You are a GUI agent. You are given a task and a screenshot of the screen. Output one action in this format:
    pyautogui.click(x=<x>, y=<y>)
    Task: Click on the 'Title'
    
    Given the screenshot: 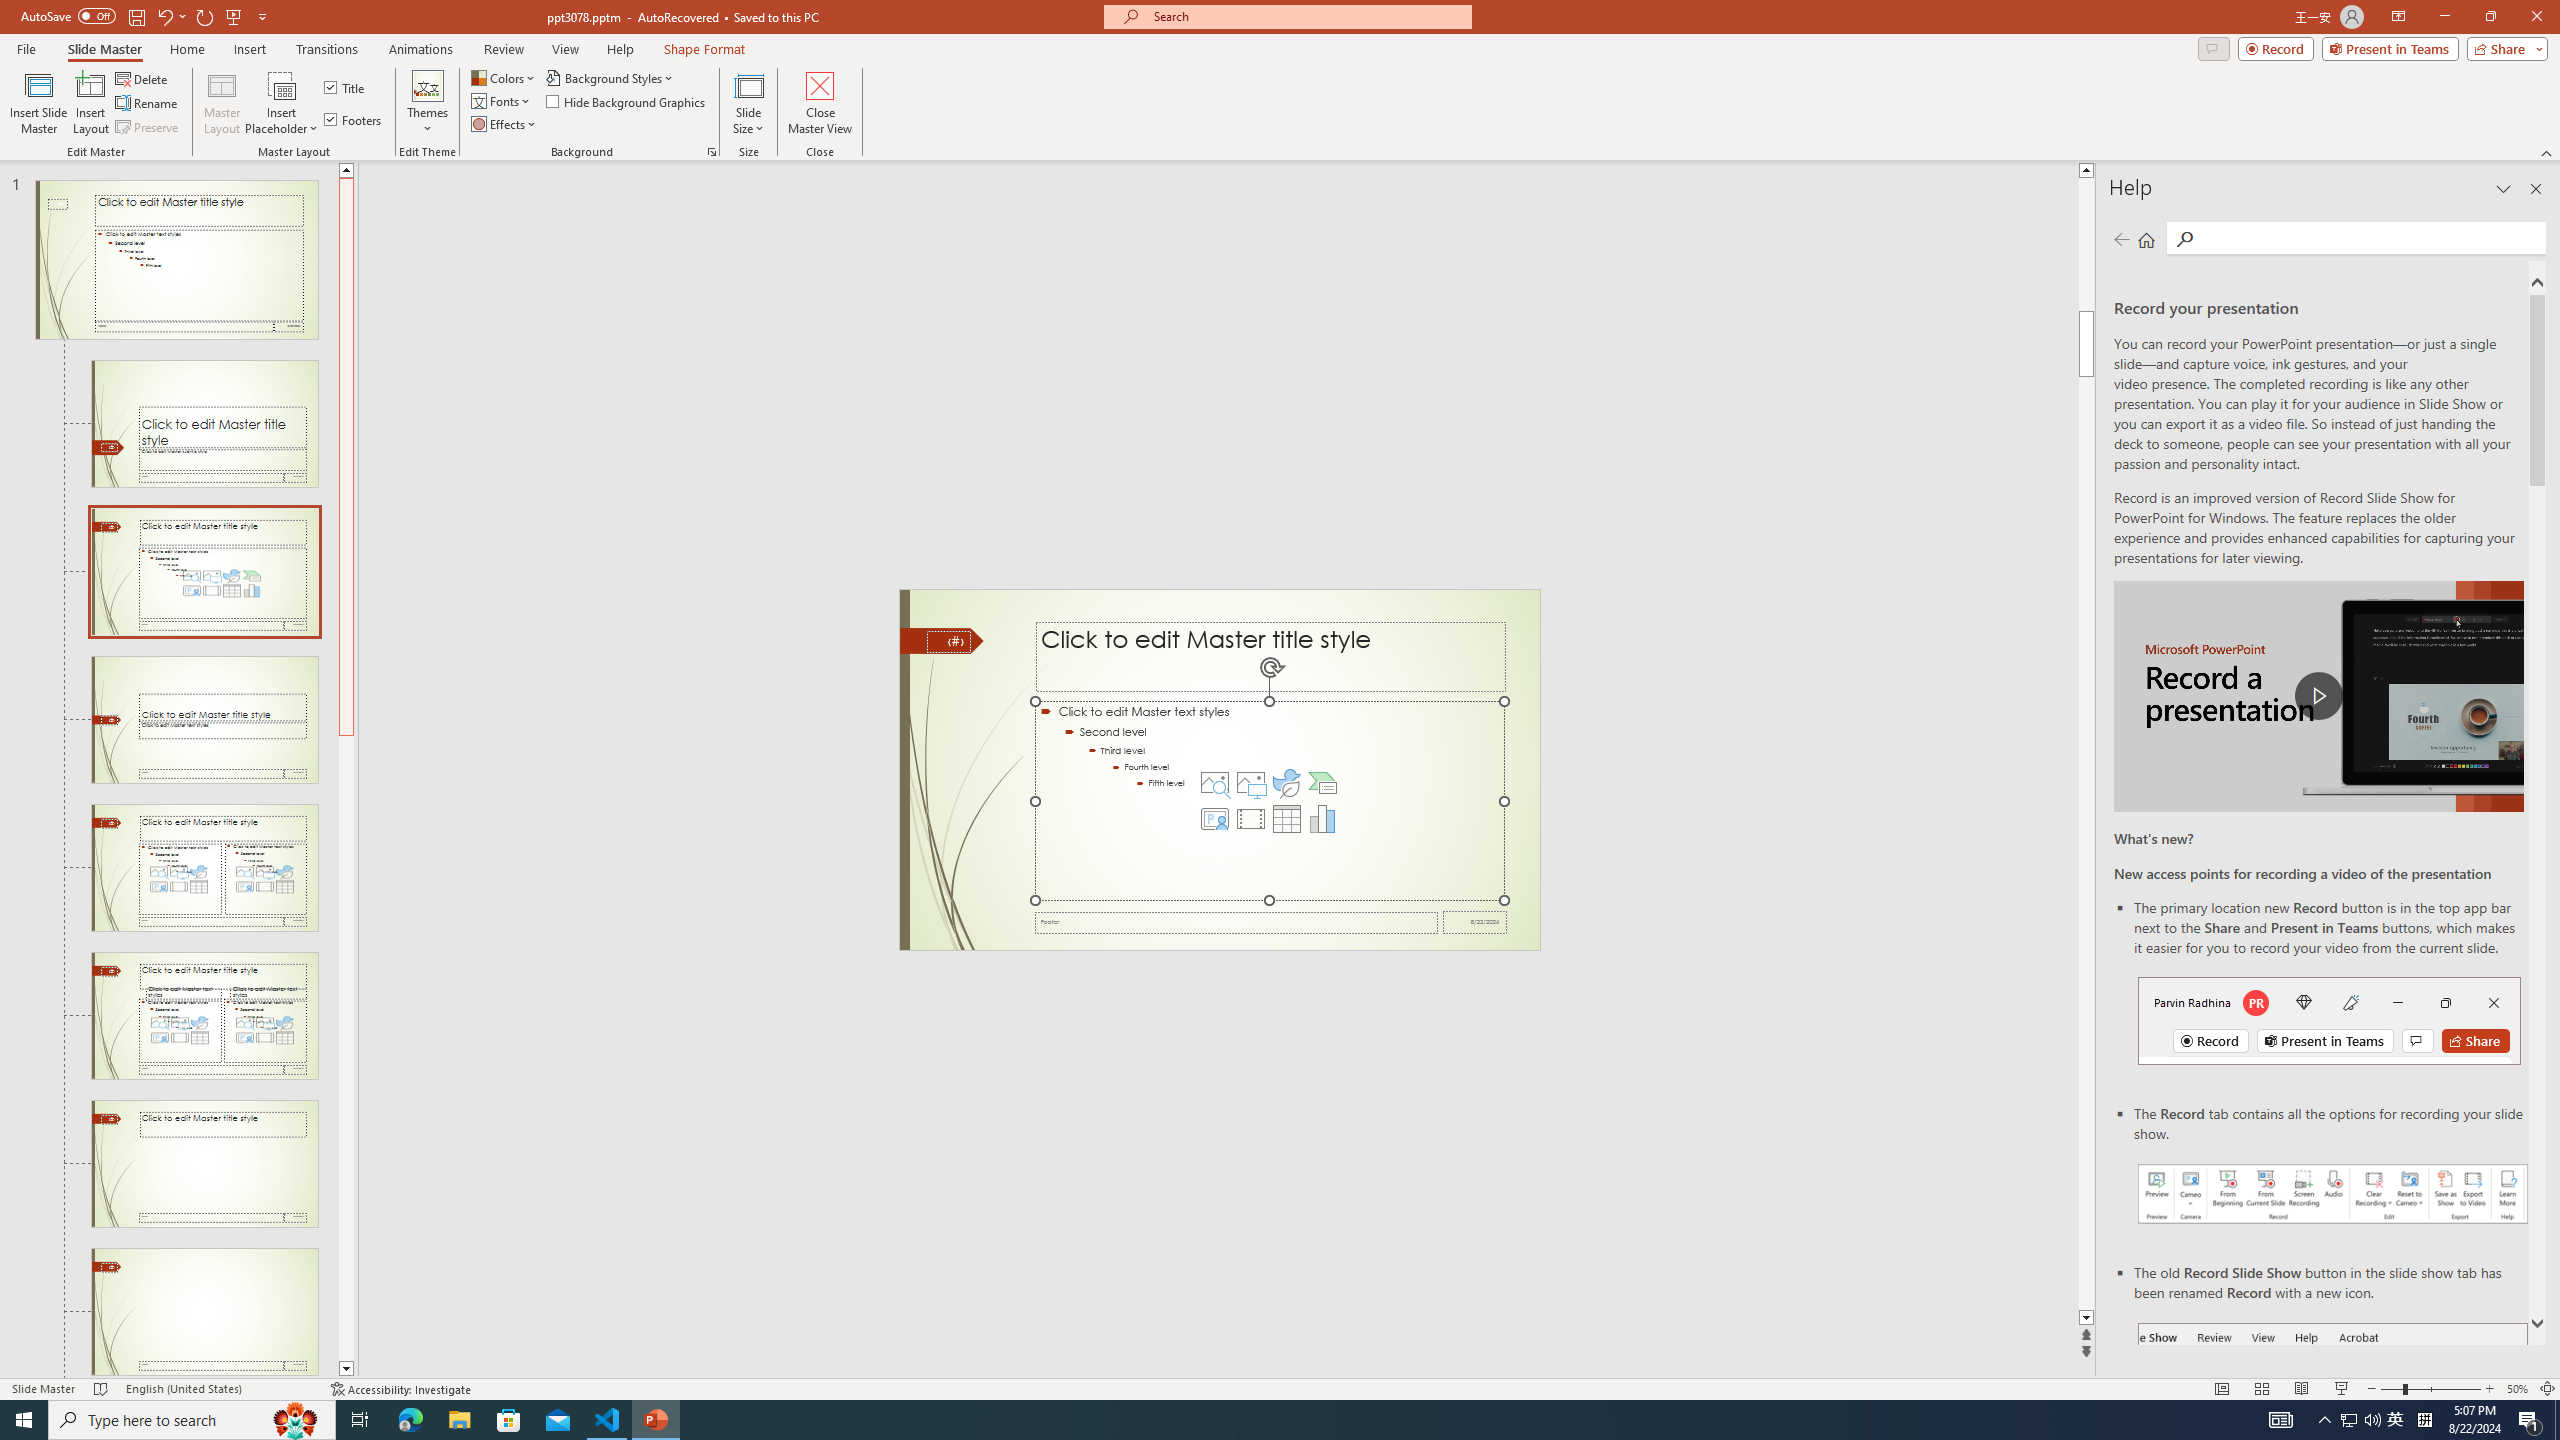 What is the action you would take?
    pyautogui.click(x=345, y=87)
    